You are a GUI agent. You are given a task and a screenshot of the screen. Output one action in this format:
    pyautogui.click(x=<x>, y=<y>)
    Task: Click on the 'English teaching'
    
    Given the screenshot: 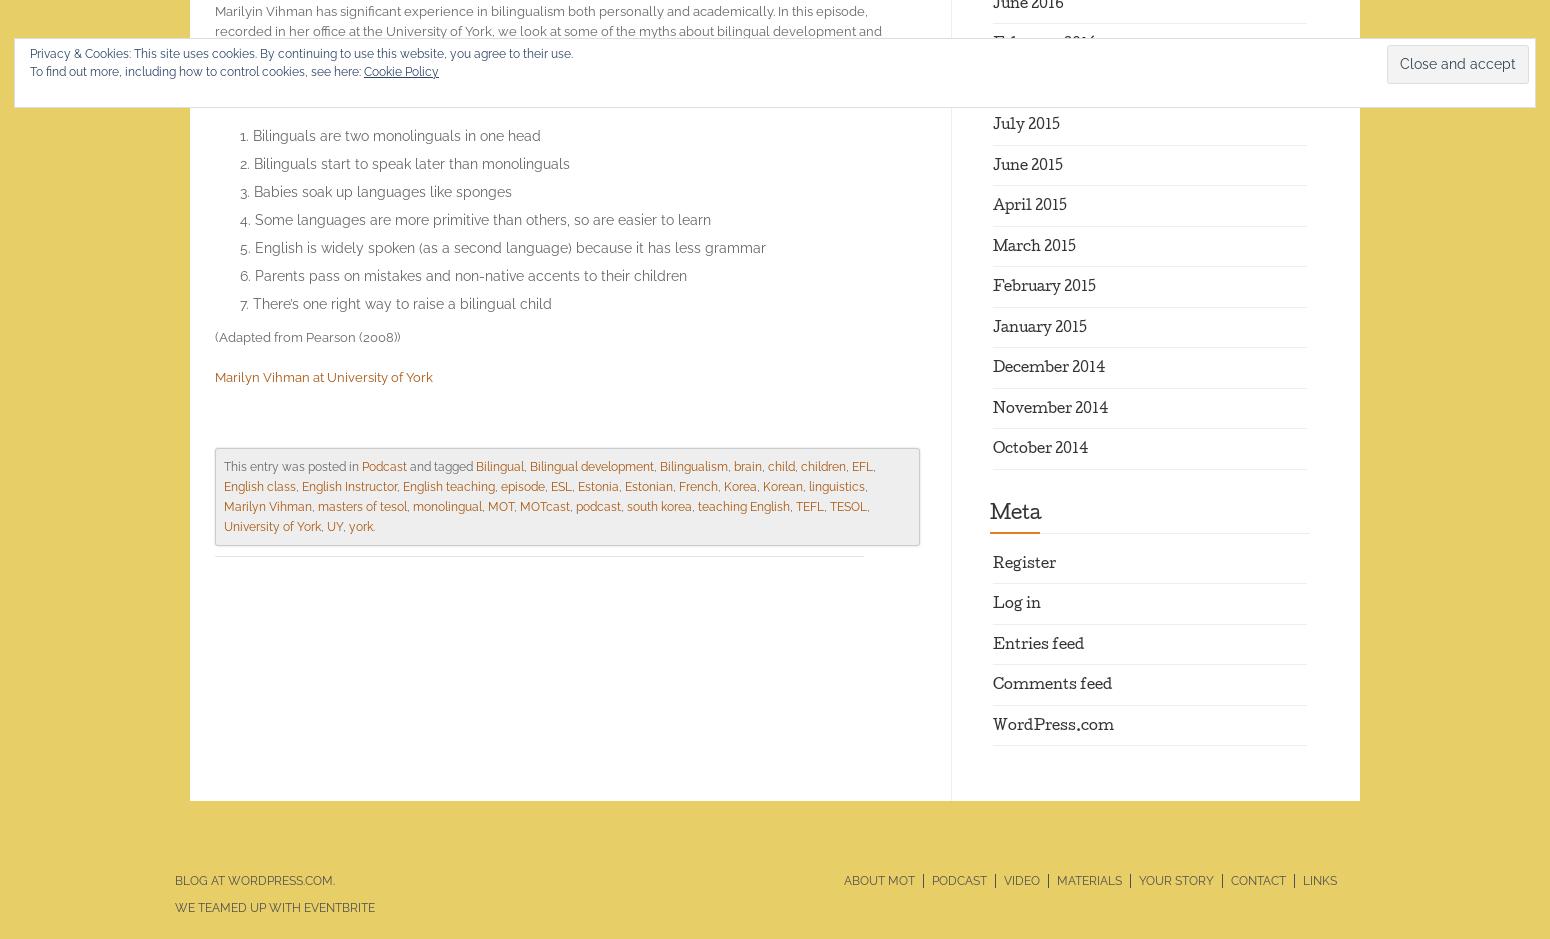 What is the action you would take?
    pyautogui.click(x=449, y=485)
    